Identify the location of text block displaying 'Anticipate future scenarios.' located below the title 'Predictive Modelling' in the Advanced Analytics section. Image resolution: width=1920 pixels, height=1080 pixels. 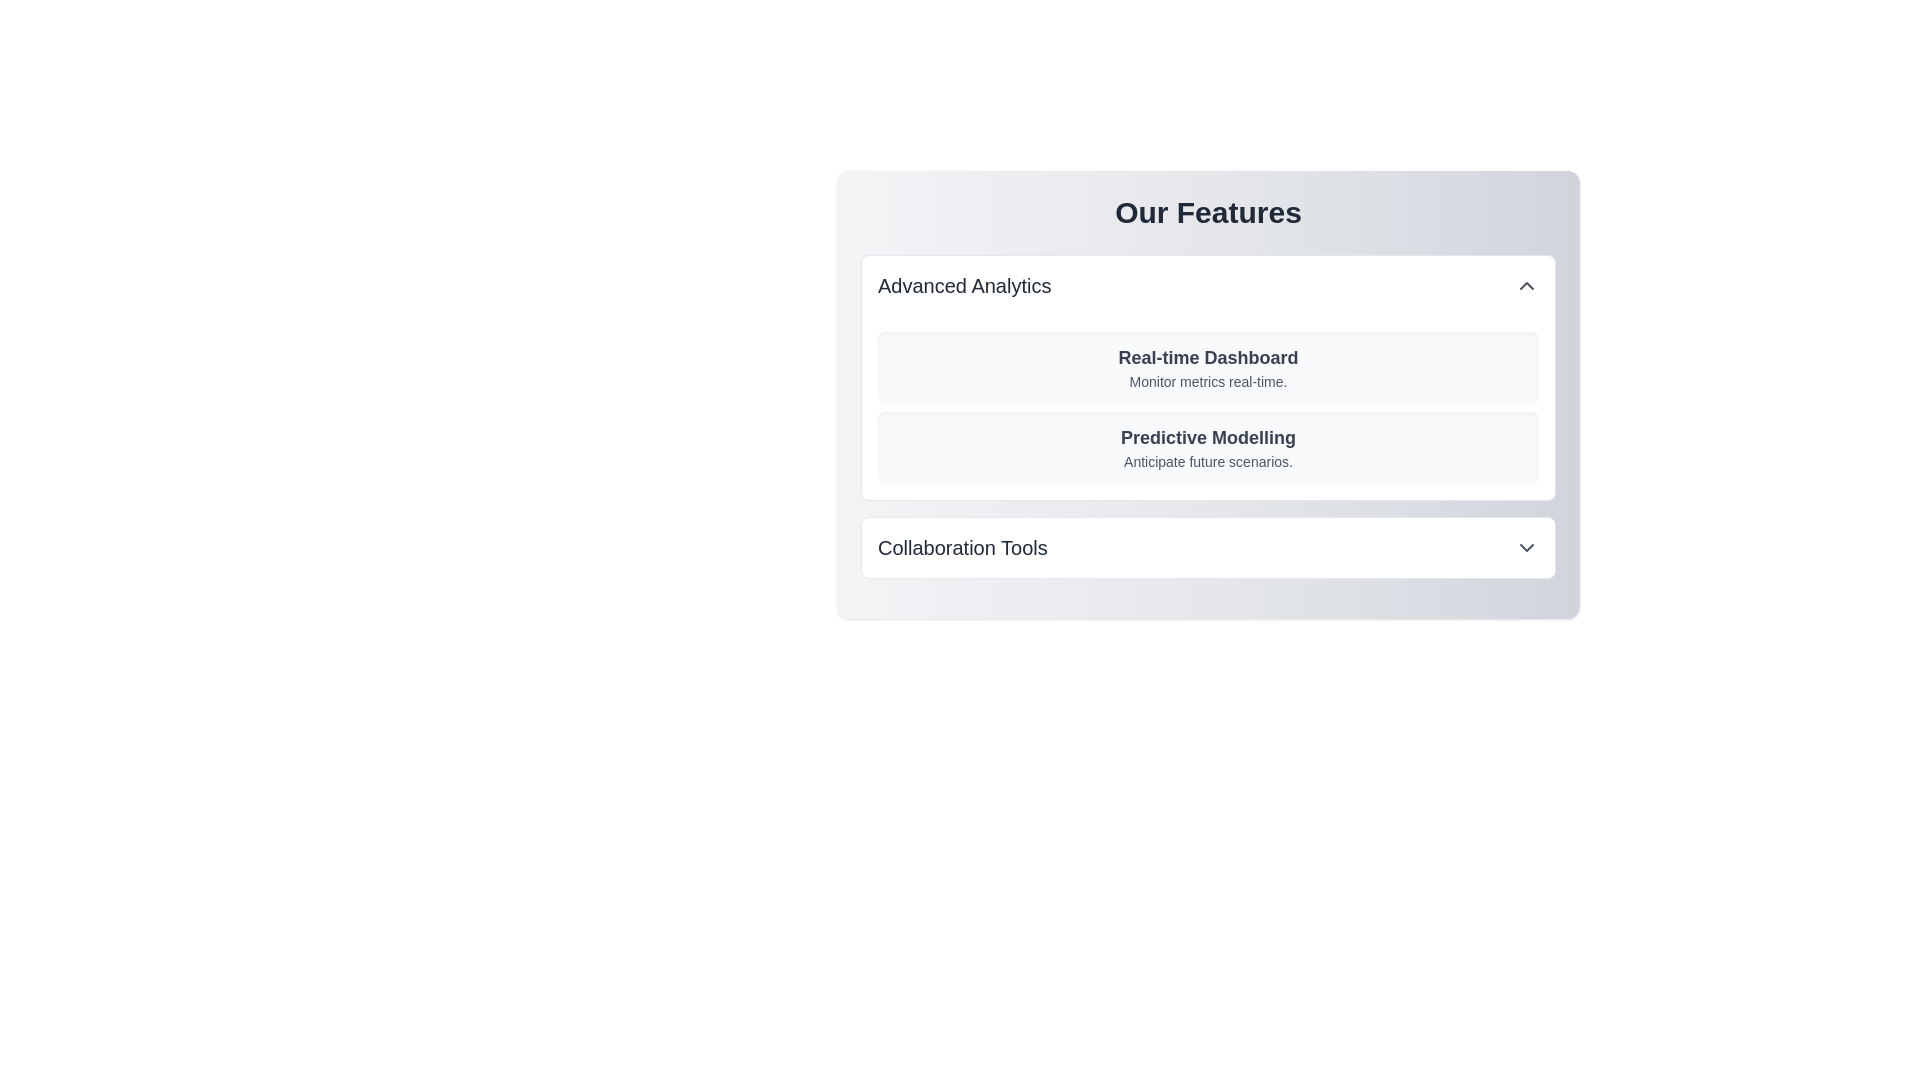
(1207, 462).